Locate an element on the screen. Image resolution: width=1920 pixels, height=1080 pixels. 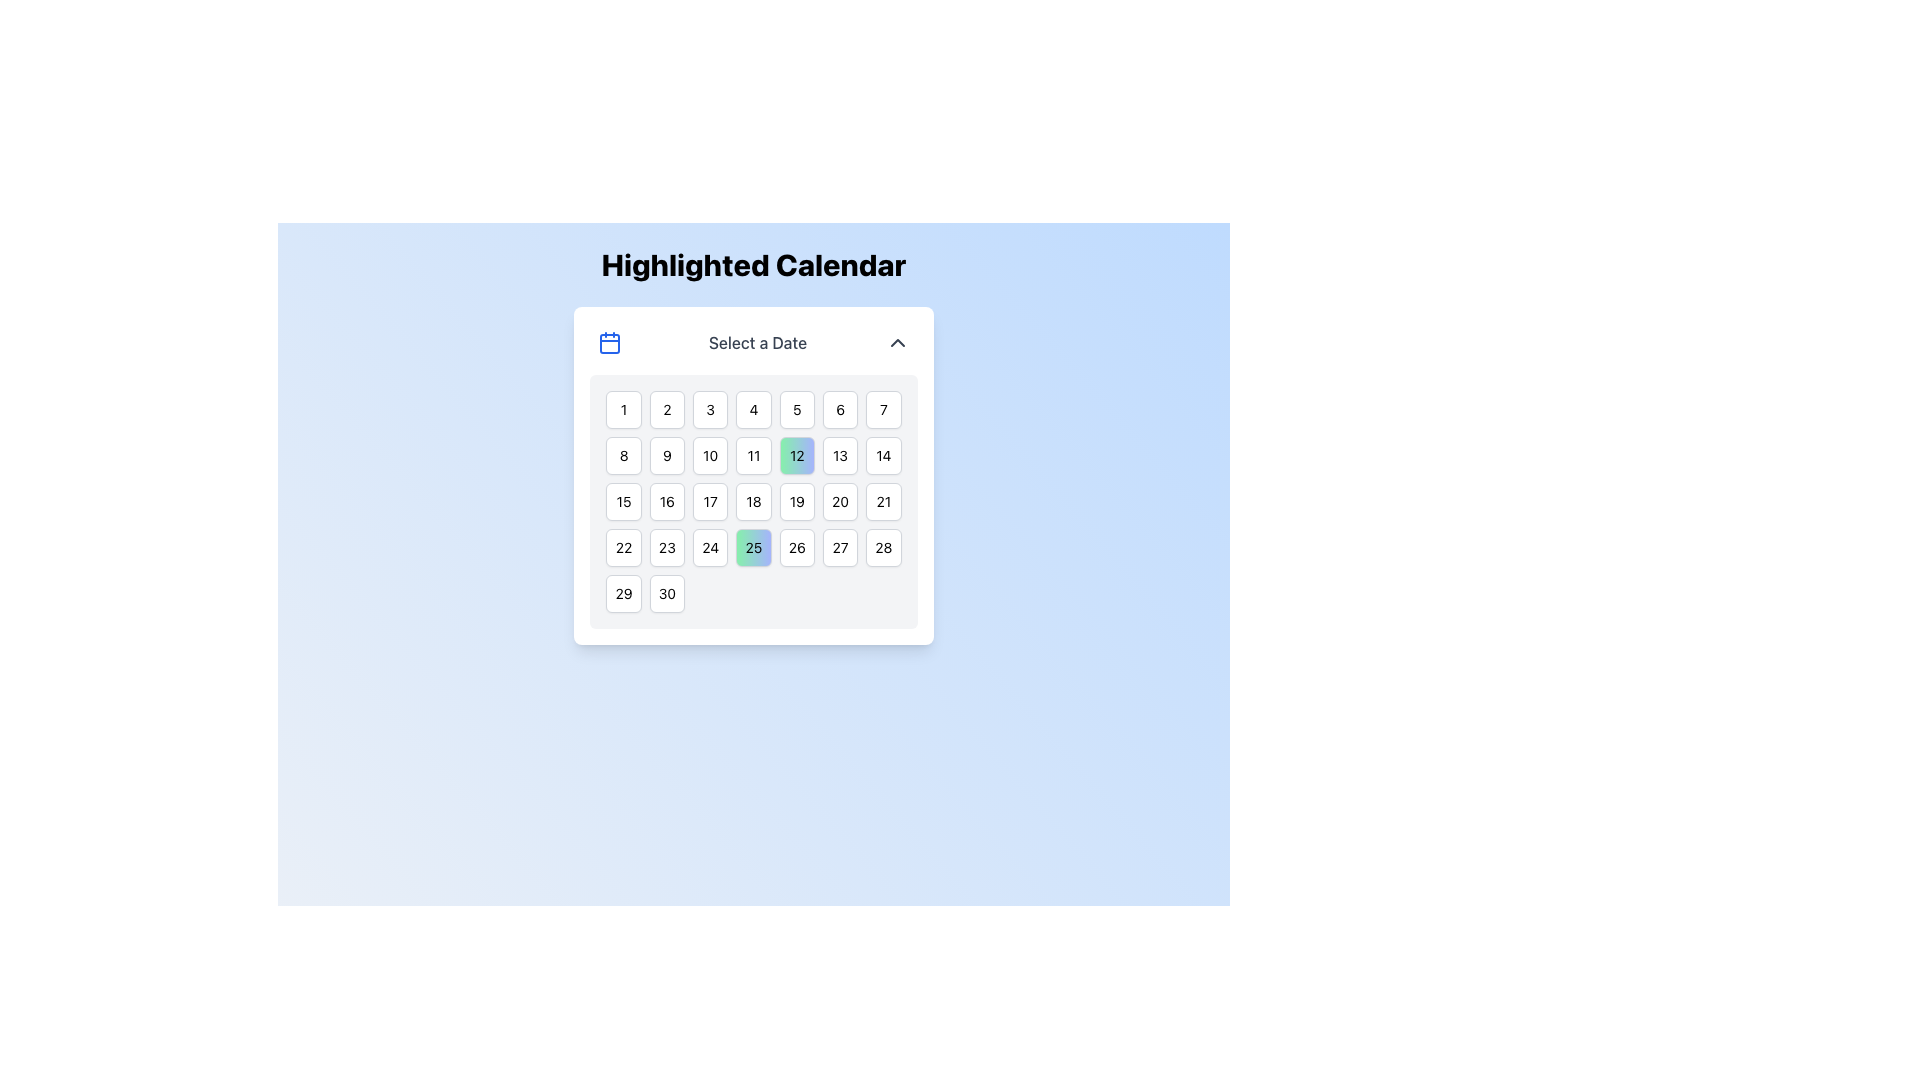
the button labeled '10' is located at coordinates (710, 455).